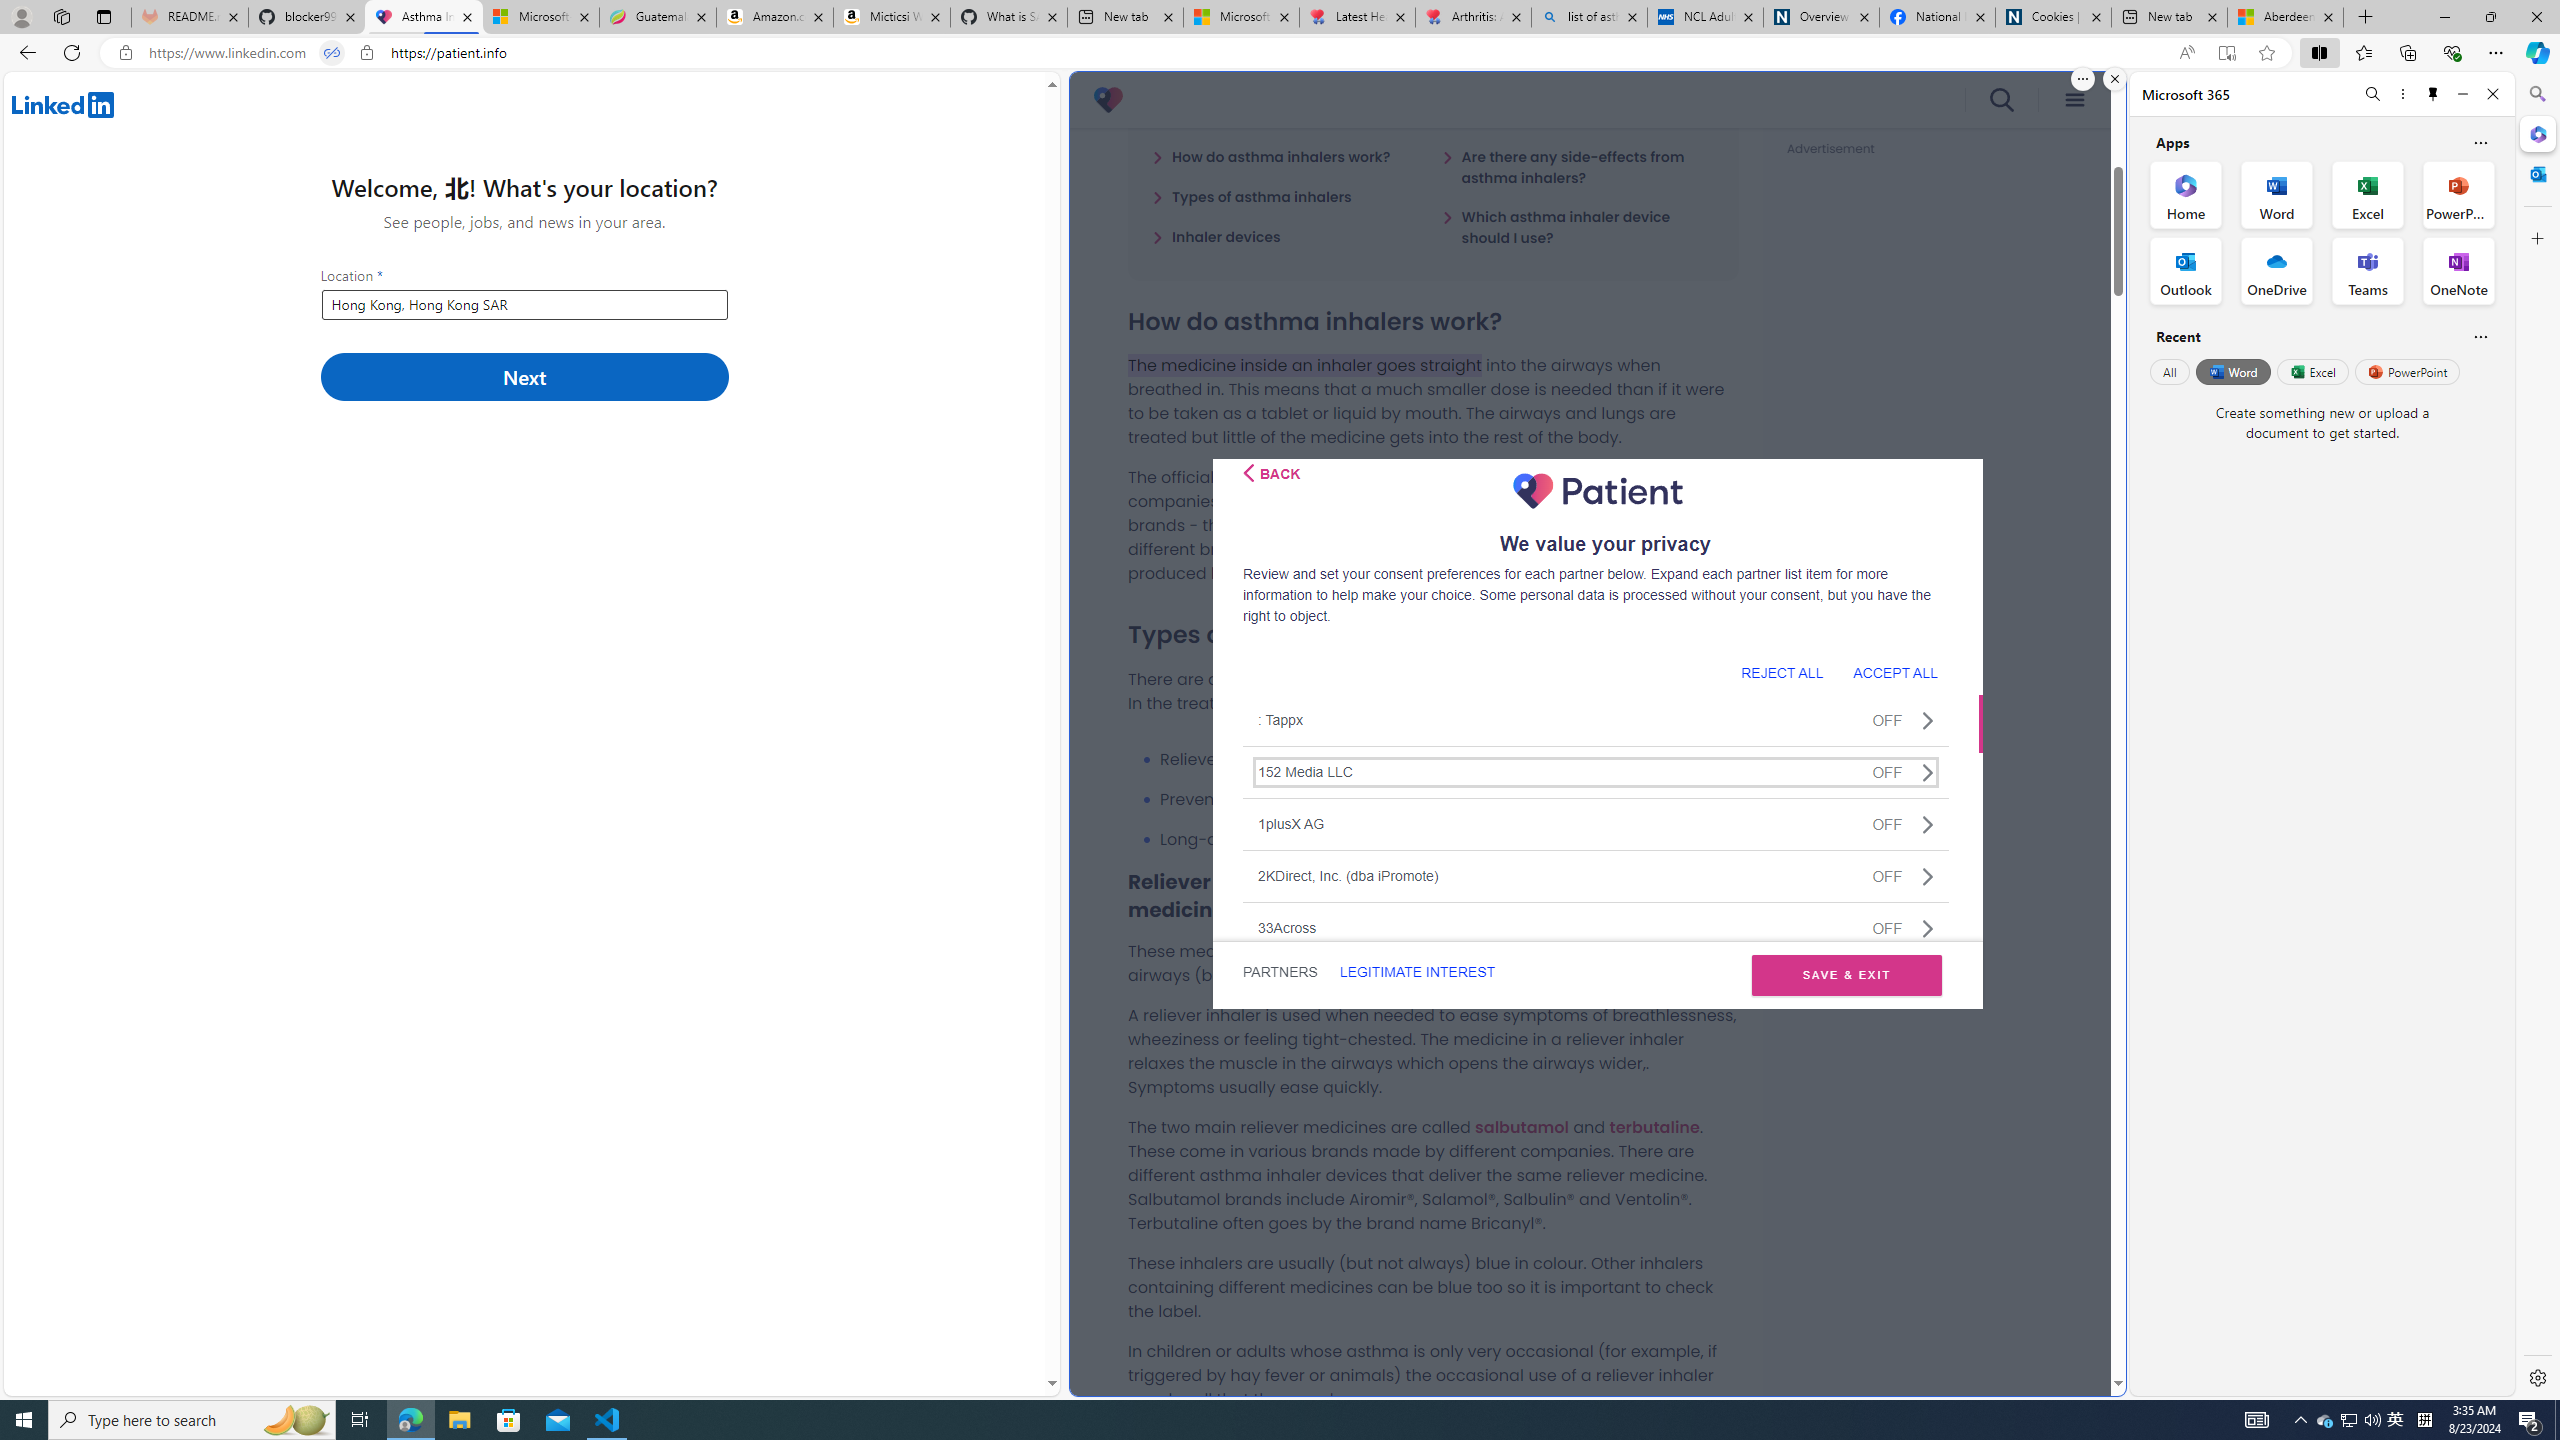  I want to click on 'Microsoft-Report a Concern to Bing', so click(541, 16).